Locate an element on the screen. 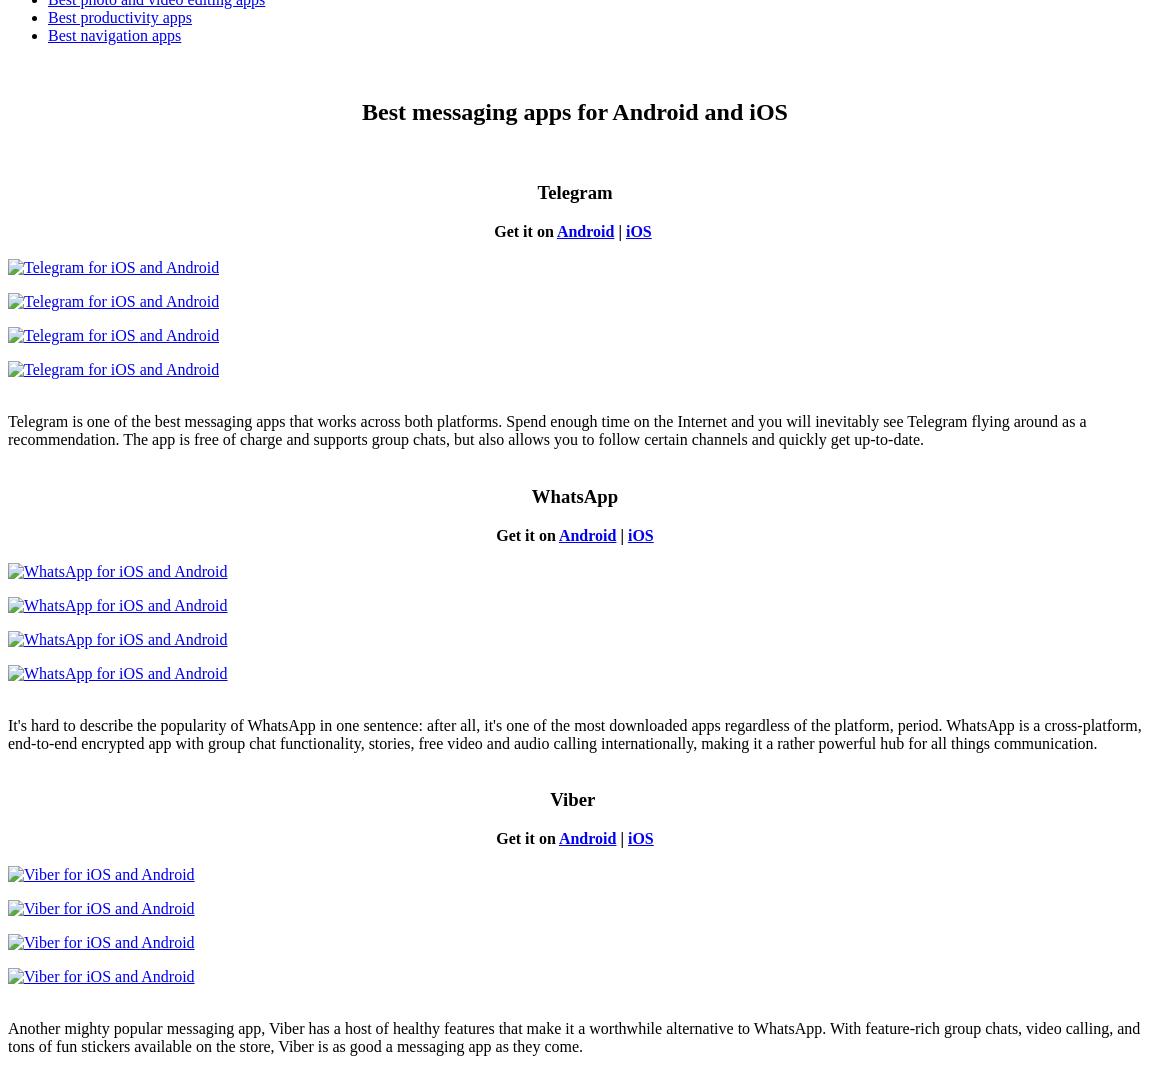 Image resolution: width=1150 pixels, height=1076 pixels. 'Telegram is one of the best messaging apps that works across both platforms. Spend enough time on the Internet and you will inevitably see Telegram flying around as a recommendation. The app is free of charge and supports group chats, but also allows you to follow certain channels and quickly get up-to-date.' is located at coordinates (547, 430).